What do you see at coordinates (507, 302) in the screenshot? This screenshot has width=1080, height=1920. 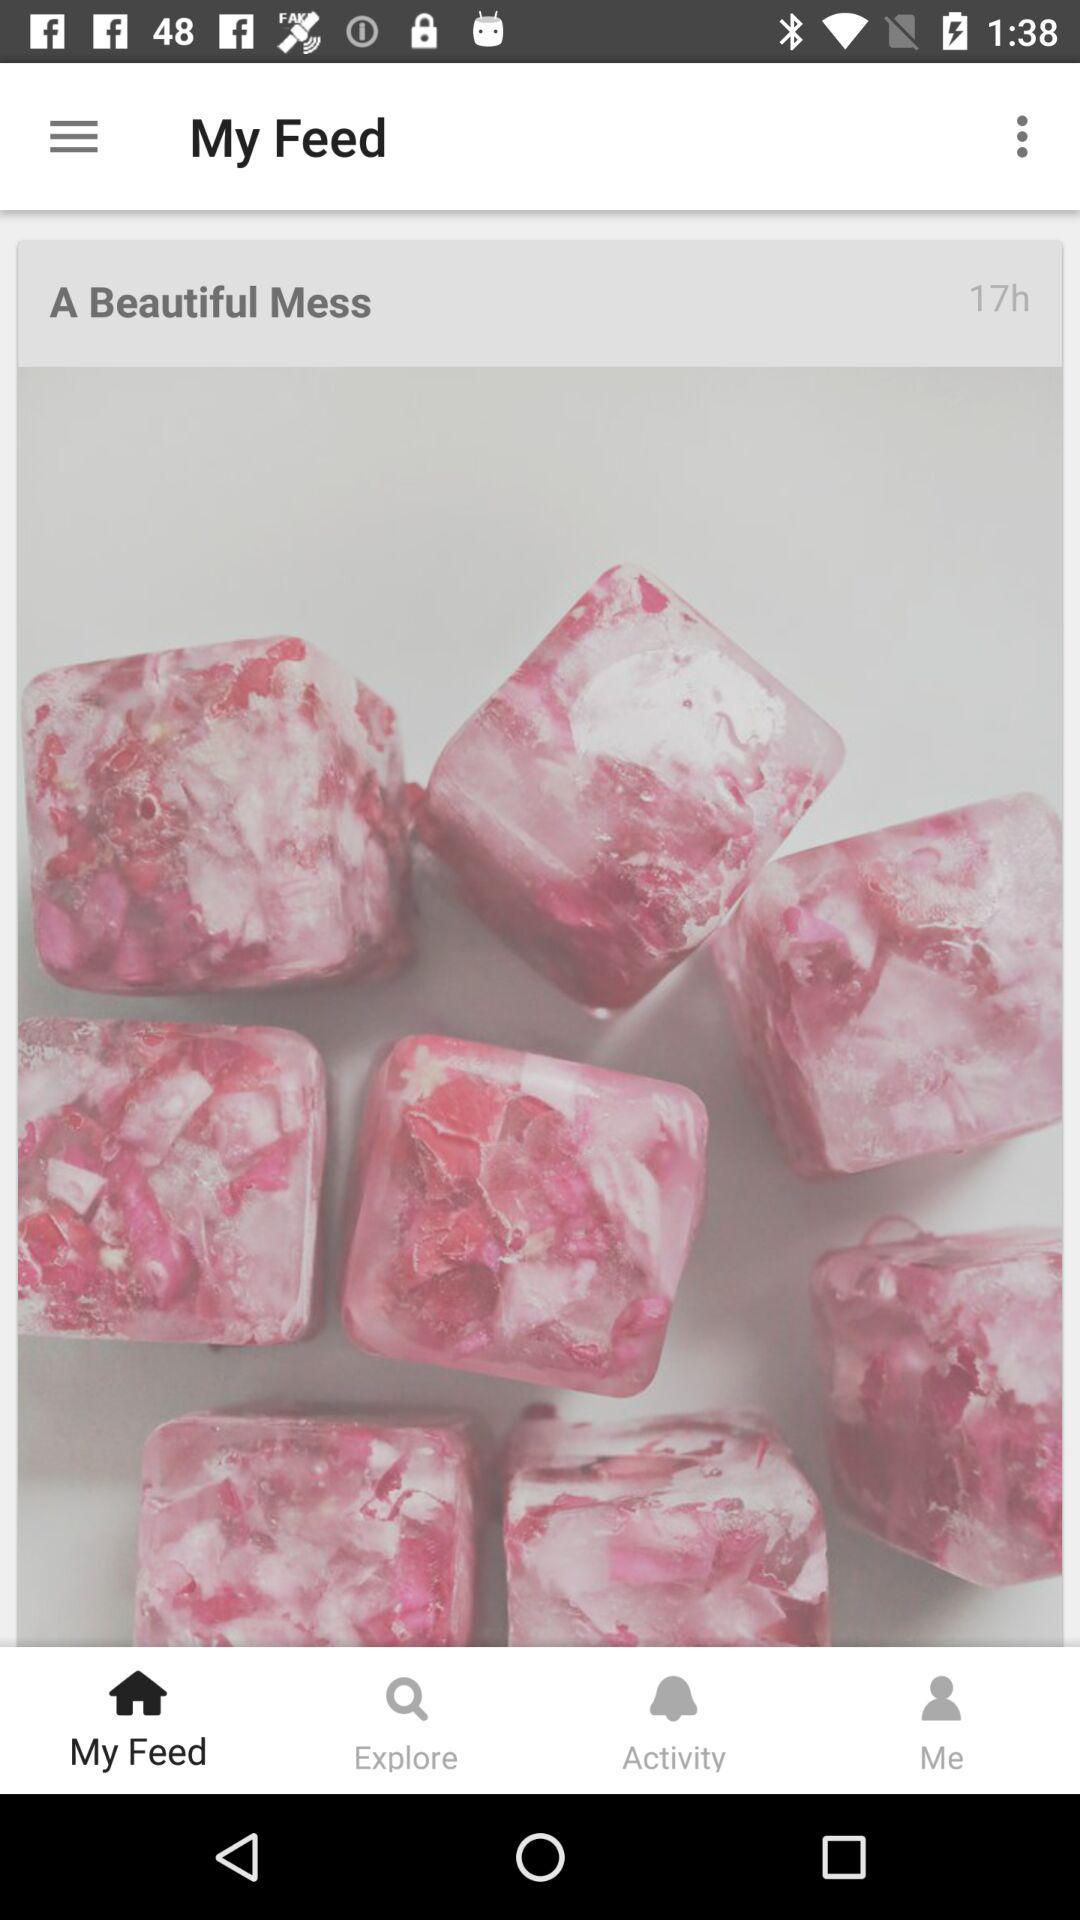 I see `item to the left of the 17h` at bounding box center [507, 302].